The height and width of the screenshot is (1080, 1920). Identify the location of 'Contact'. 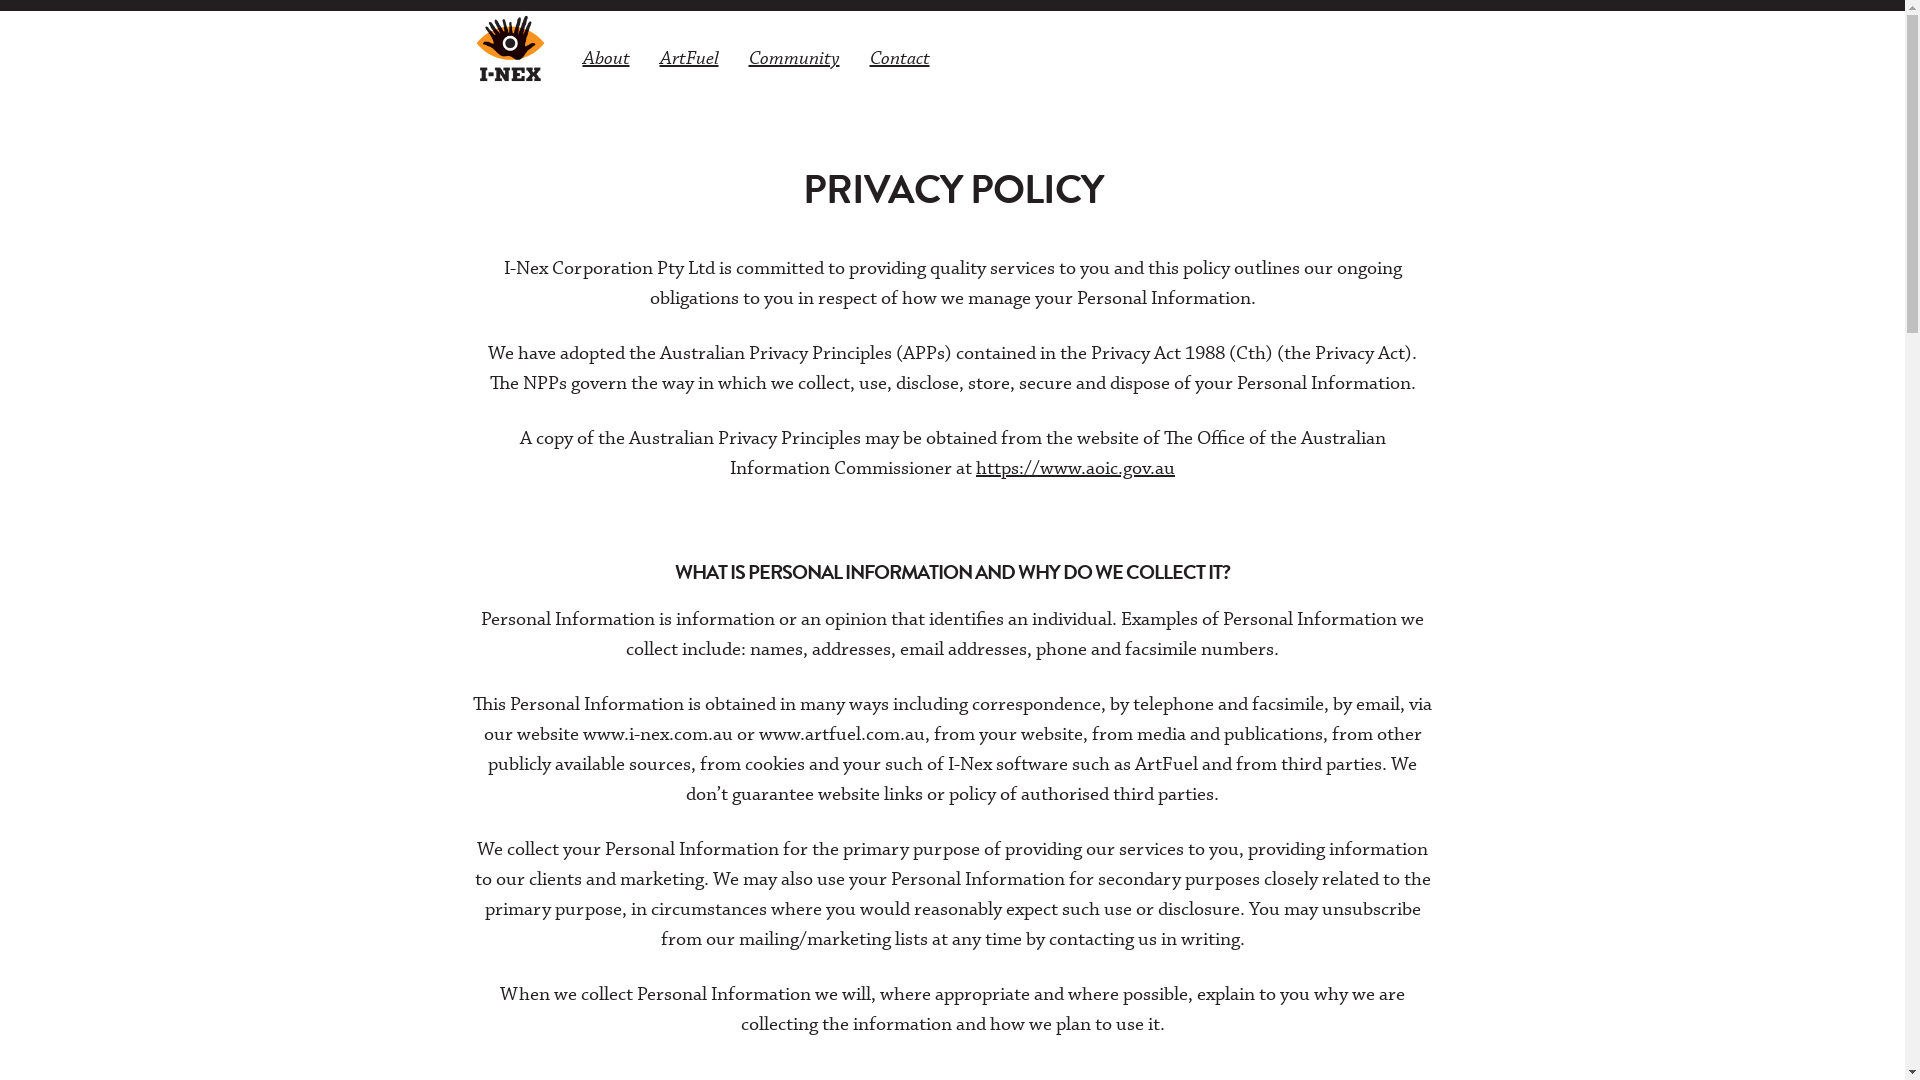
(897, 56).